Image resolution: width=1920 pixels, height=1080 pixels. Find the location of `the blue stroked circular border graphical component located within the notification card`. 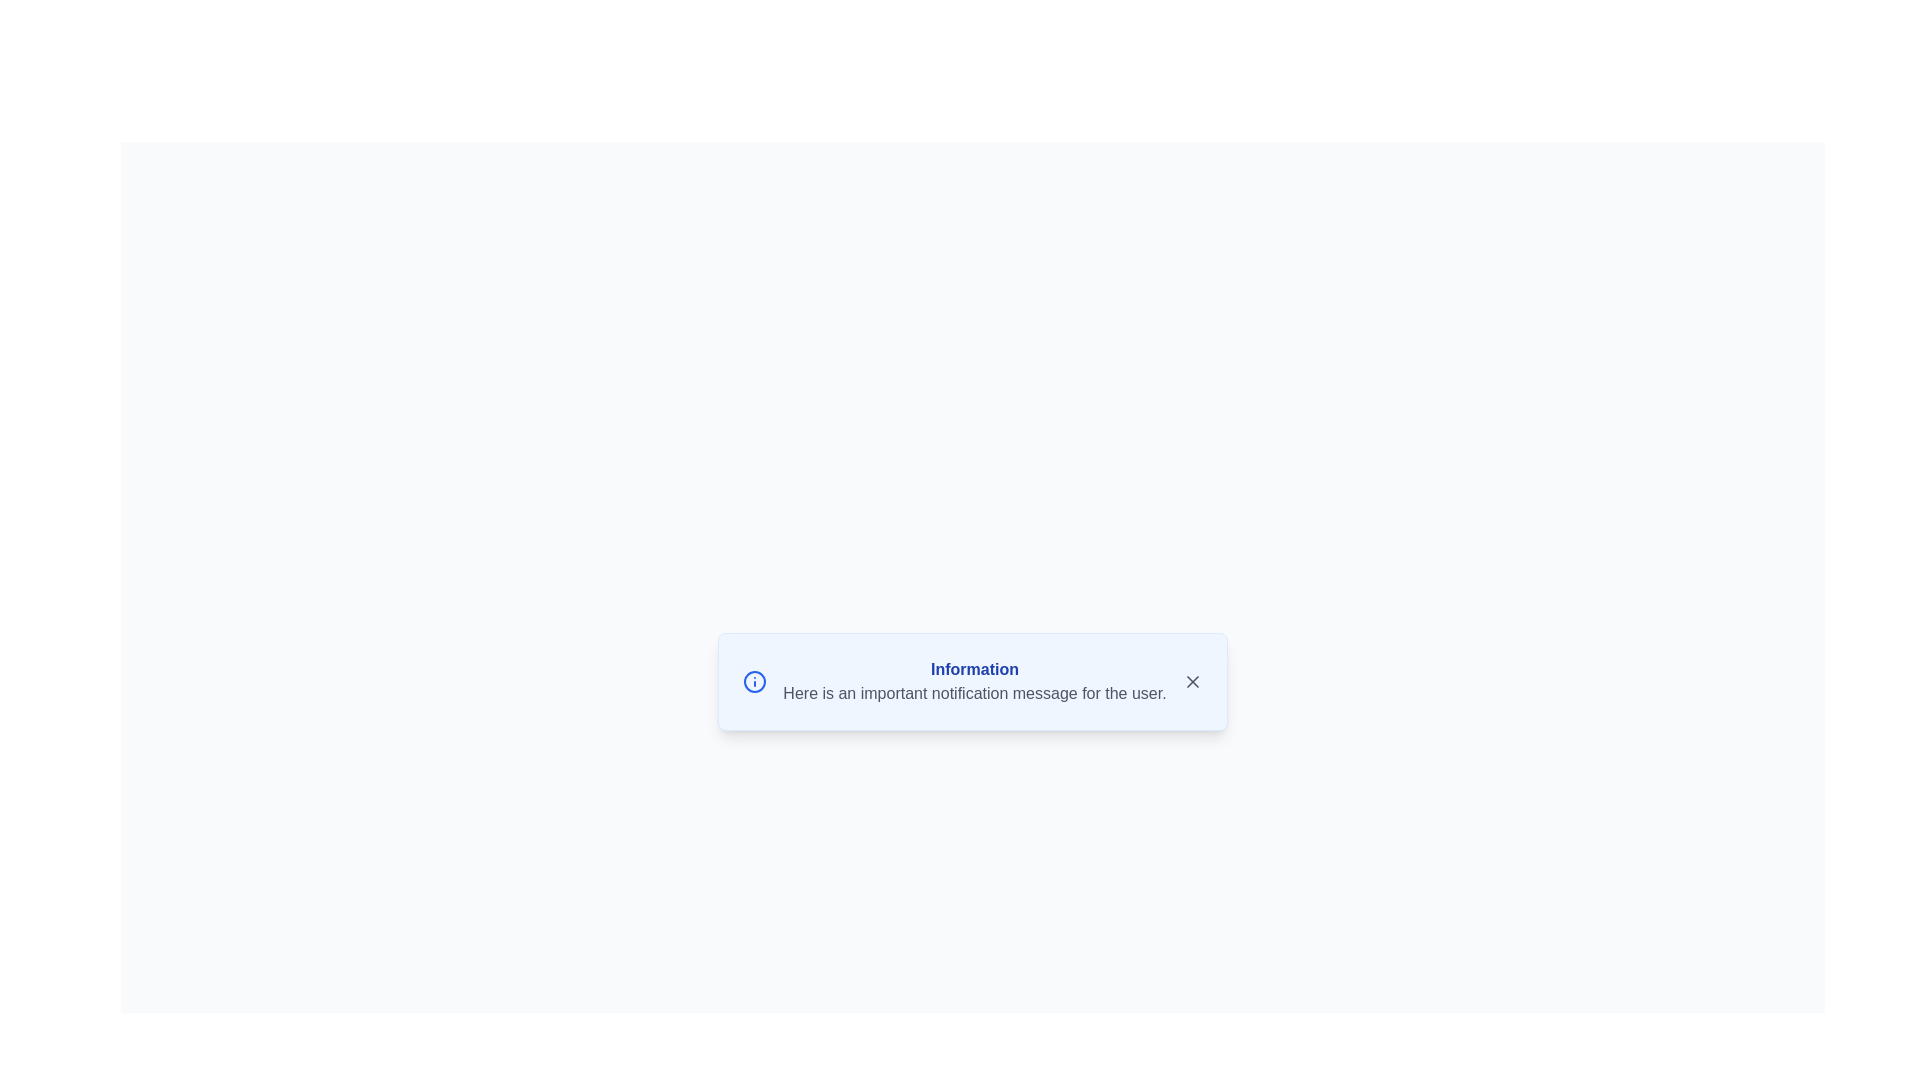

the blue stroked circular border graphical component located within the notification card is located at coordinates (754, 681).